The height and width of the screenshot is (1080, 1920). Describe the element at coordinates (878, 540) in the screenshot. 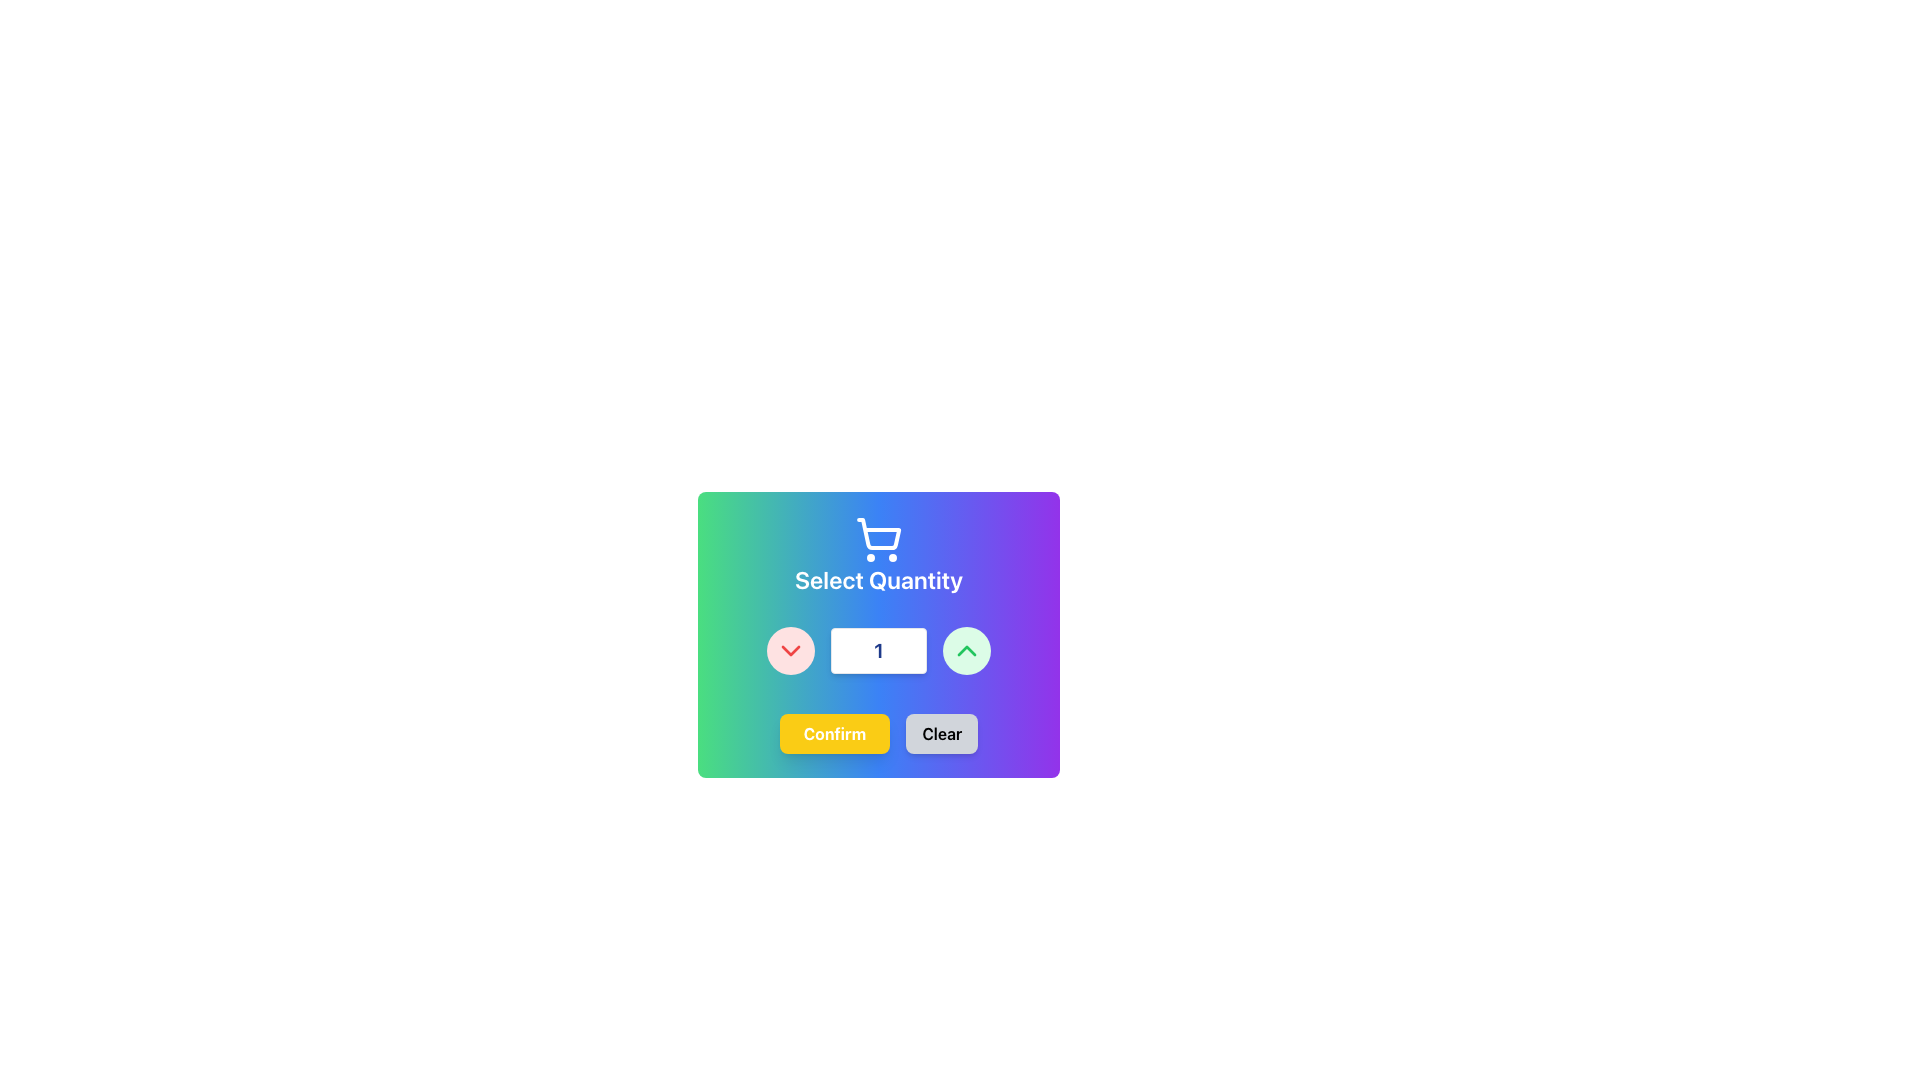

I see `the shopping cart SVG icon located directly above the 'Select Quantity' text` at that location.